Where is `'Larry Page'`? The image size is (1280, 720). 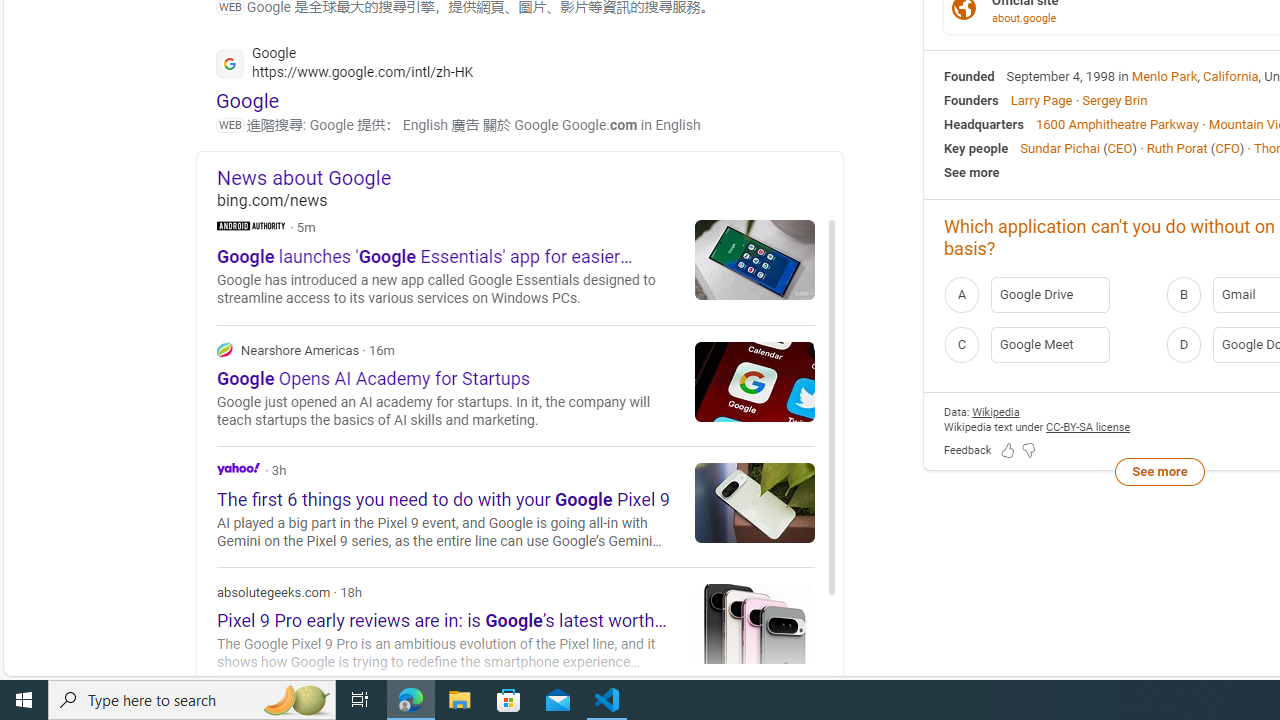
'Larry Page' is located at coordinates (1040, 100).